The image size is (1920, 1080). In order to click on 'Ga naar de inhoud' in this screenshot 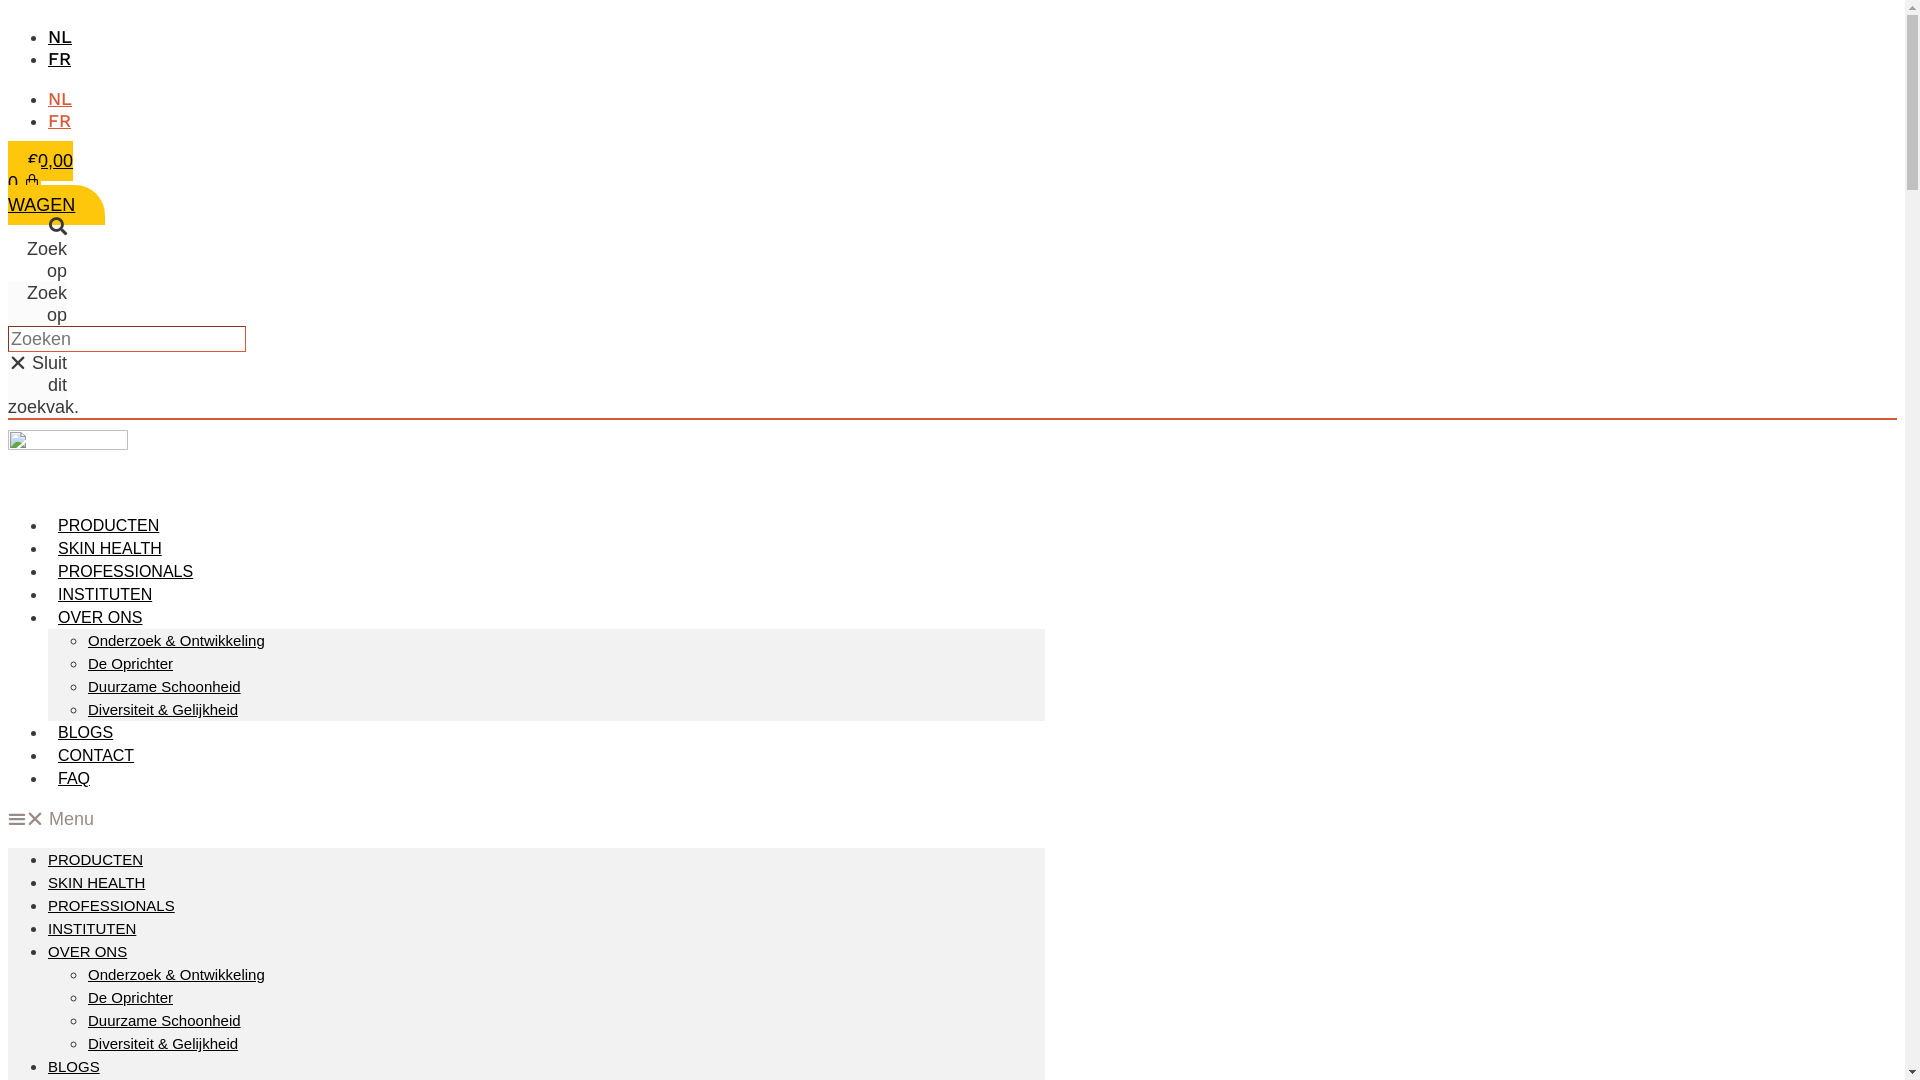, I will do `click(7, 7)`.